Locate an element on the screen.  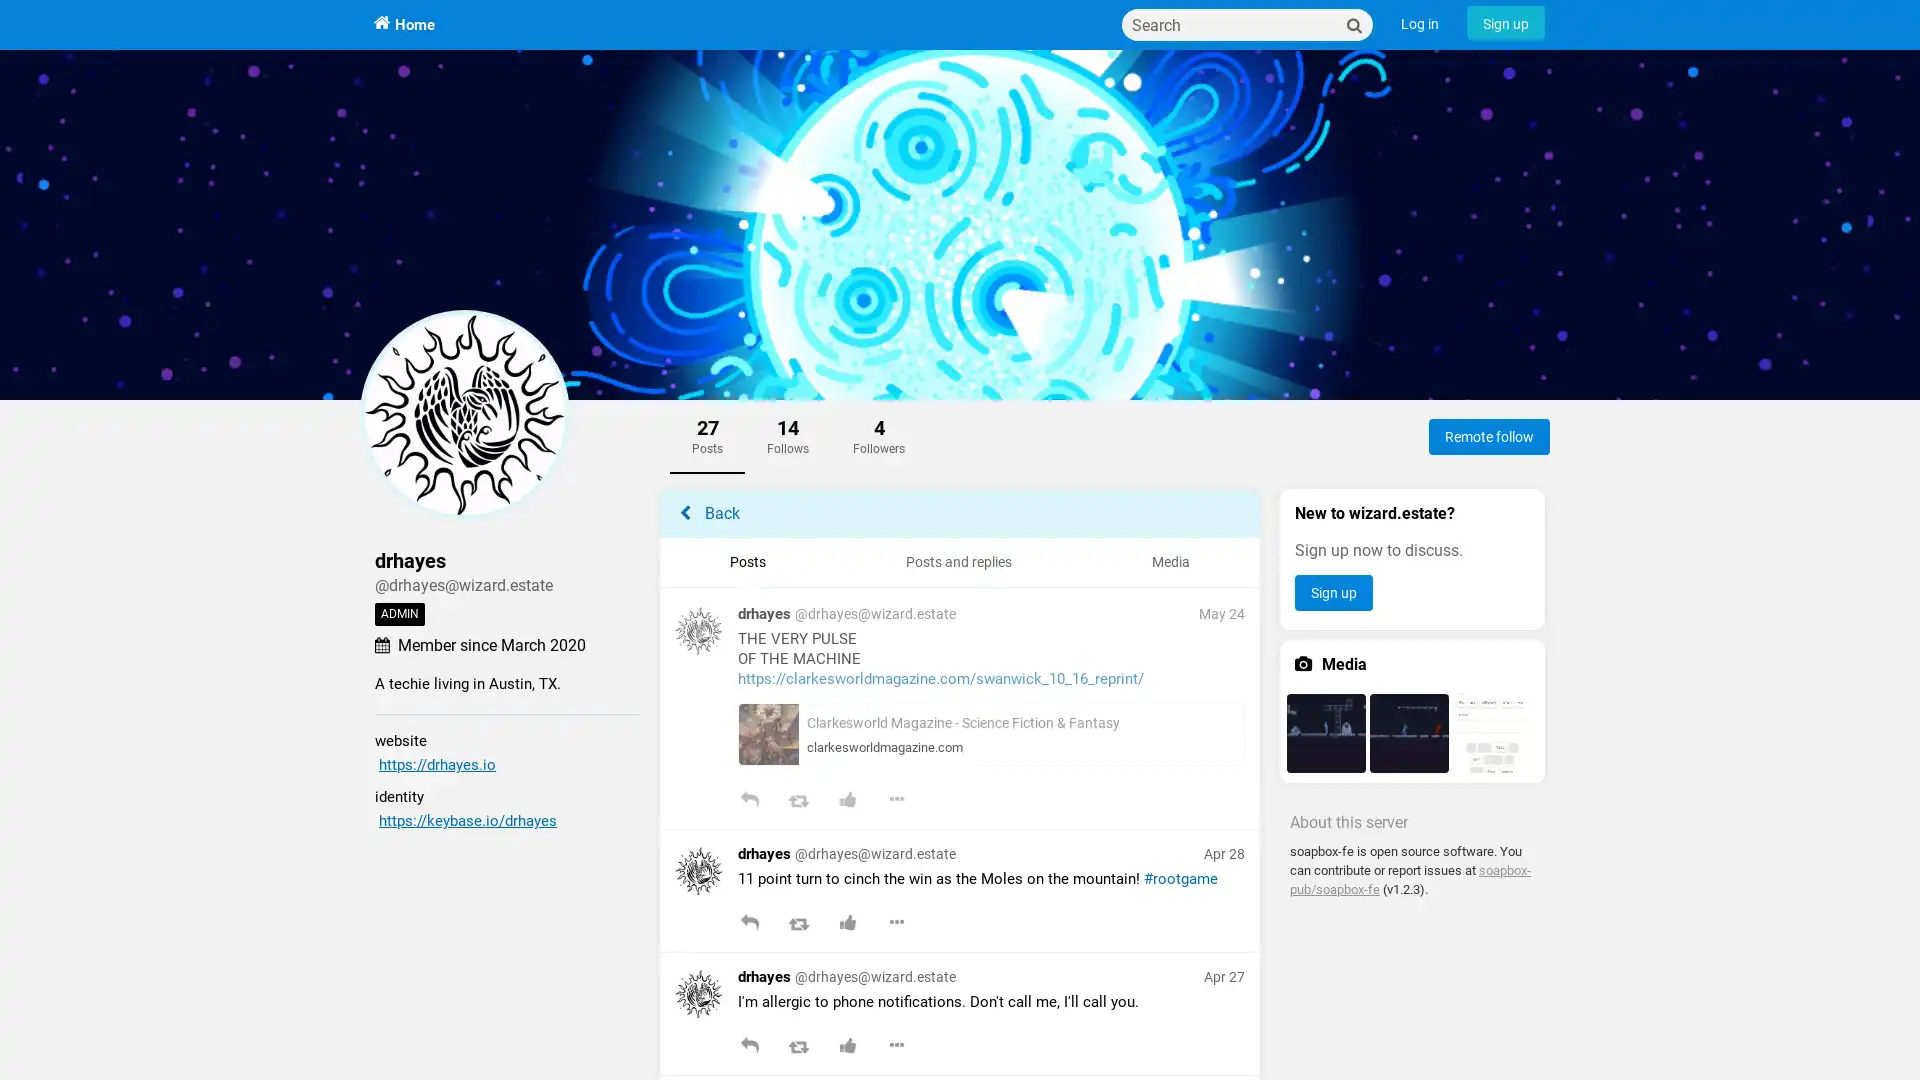
More is located at coordinates (895, 925).